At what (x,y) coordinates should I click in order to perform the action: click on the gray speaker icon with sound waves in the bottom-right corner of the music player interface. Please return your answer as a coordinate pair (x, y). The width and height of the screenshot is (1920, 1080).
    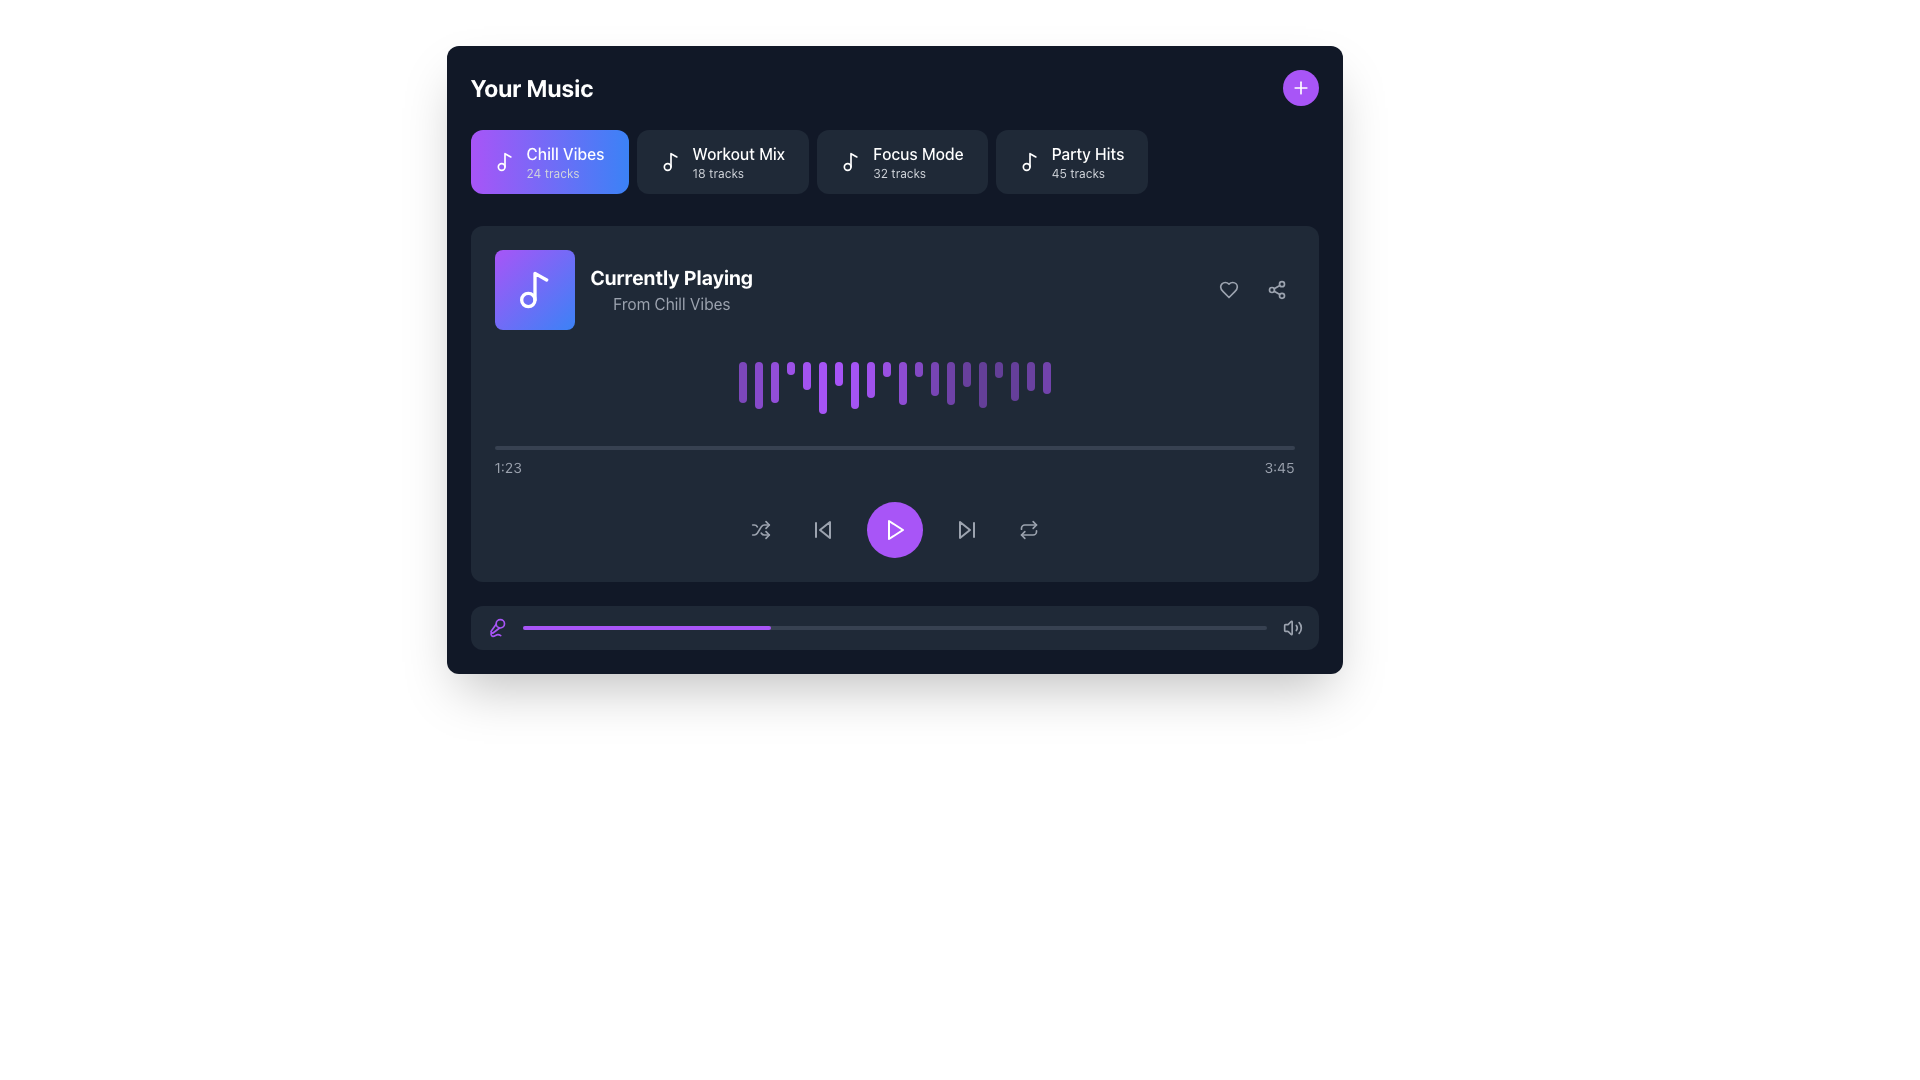
    Looking at the image, I should click on (1292, 627).